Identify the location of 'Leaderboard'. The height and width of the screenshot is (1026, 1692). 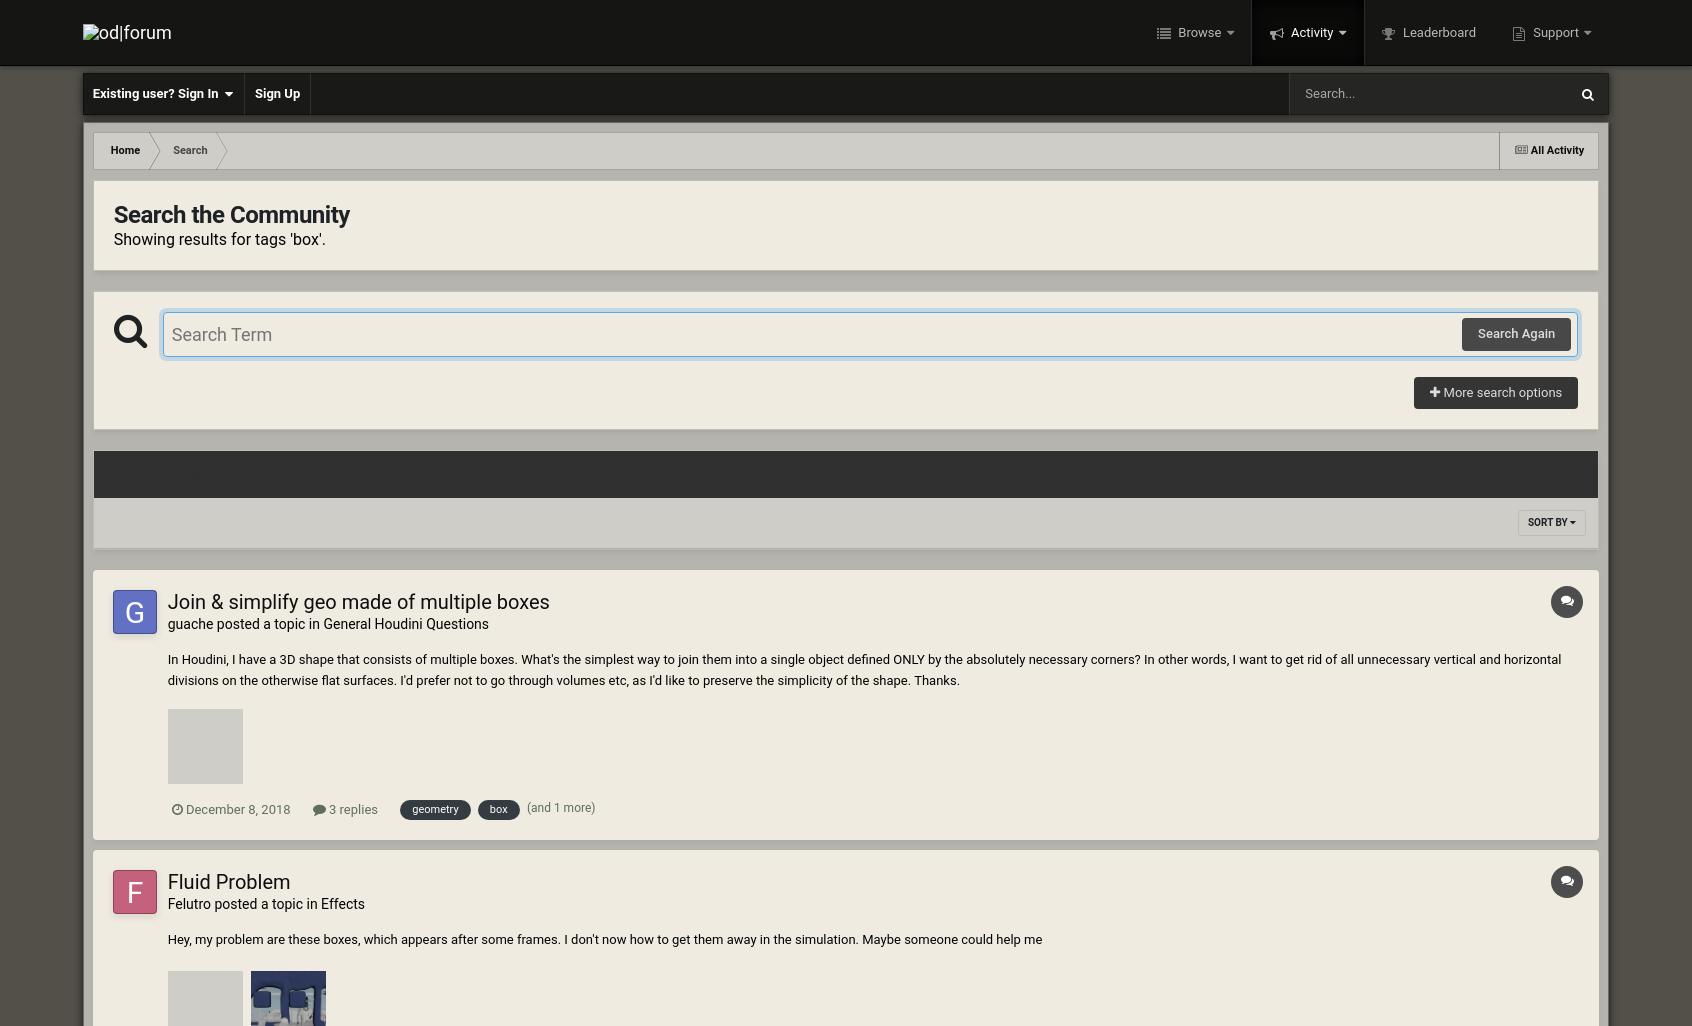
(1436, 32).